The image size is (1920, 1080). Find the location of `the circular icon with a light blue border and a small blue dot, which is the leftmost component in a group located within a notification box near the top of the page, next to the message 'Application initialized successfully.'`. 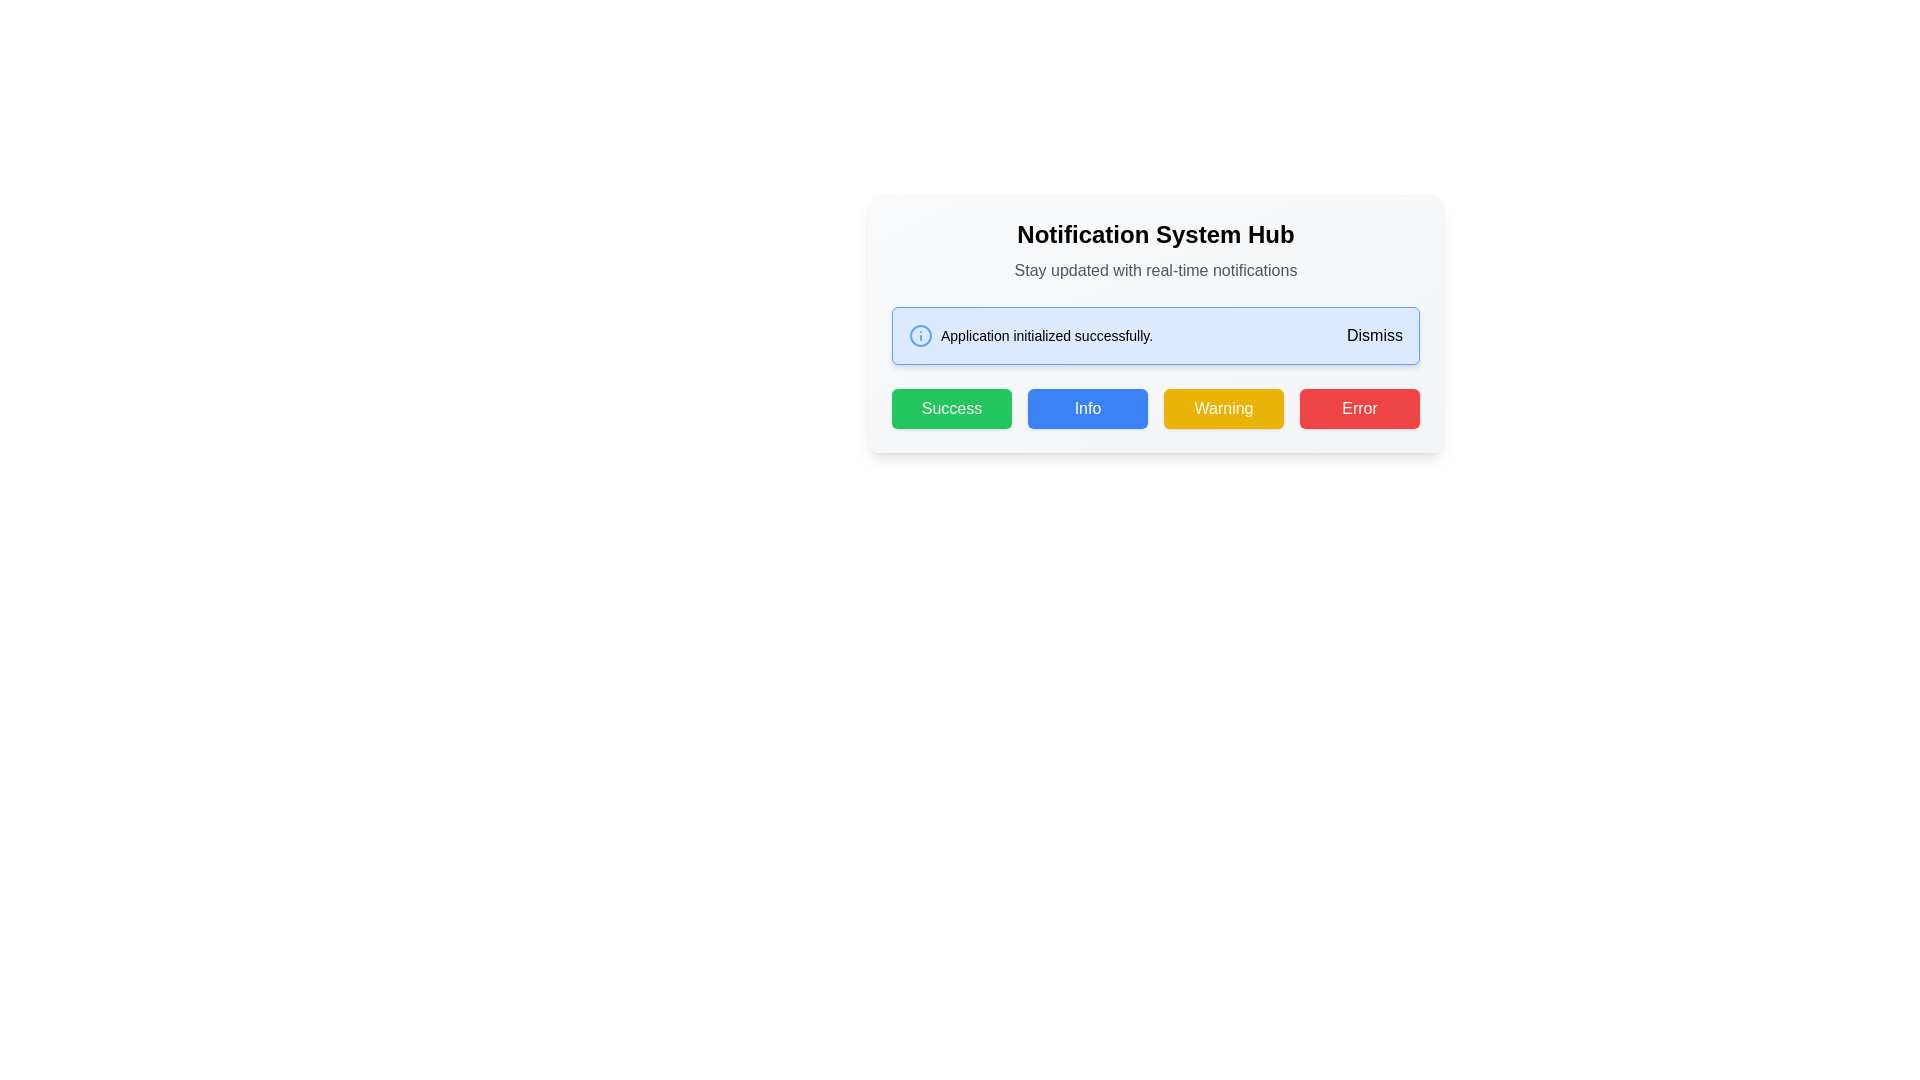

the circular icon with a light blue border and a small blue dot, which is the leftmost component in a group located within a notification box near the top of the page, next to the message 'Application initialized successfully.' is located at coordinates (920, 334).